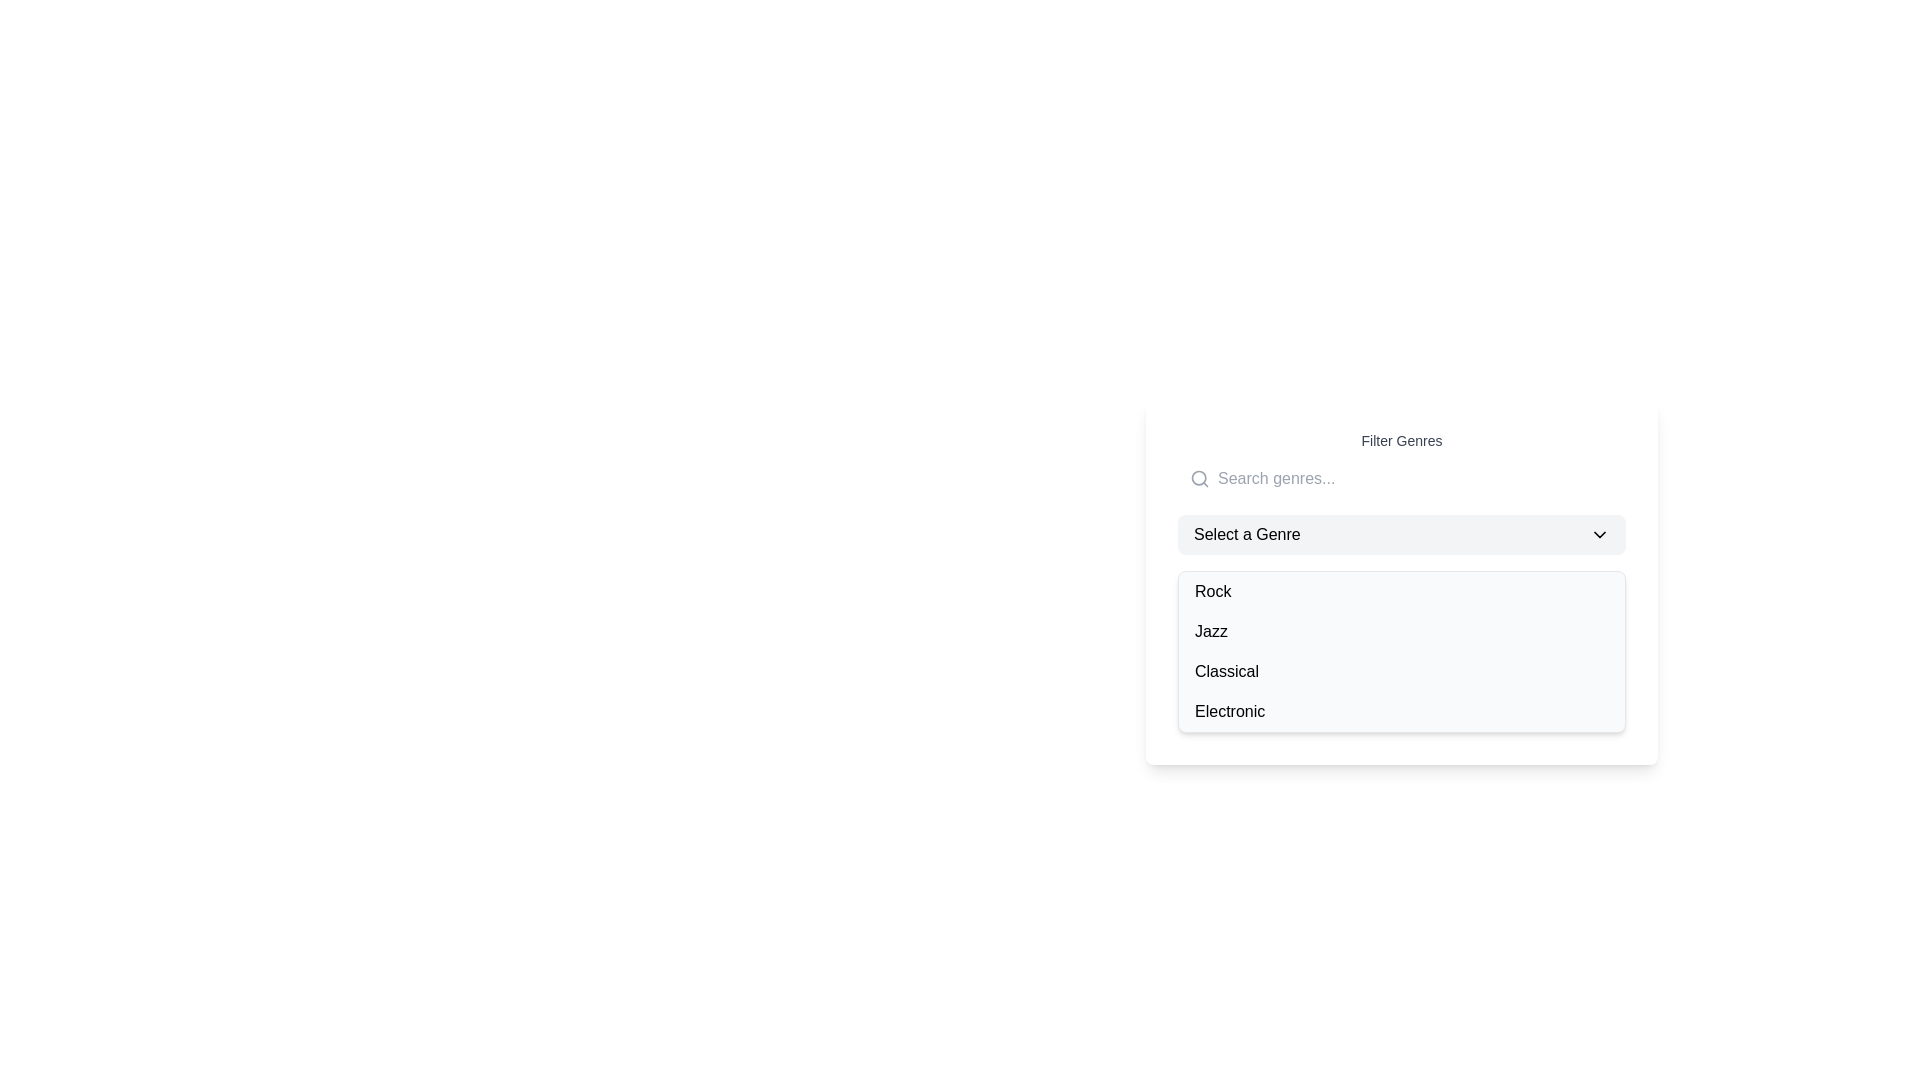 This screenshot has height=1080, width=1920. What do you see at coordinates (1226, 671) in the screenshot?
I see `the third item in the dropdown list labeled 'Select a Genre'` at bounding box center [1226, 671].